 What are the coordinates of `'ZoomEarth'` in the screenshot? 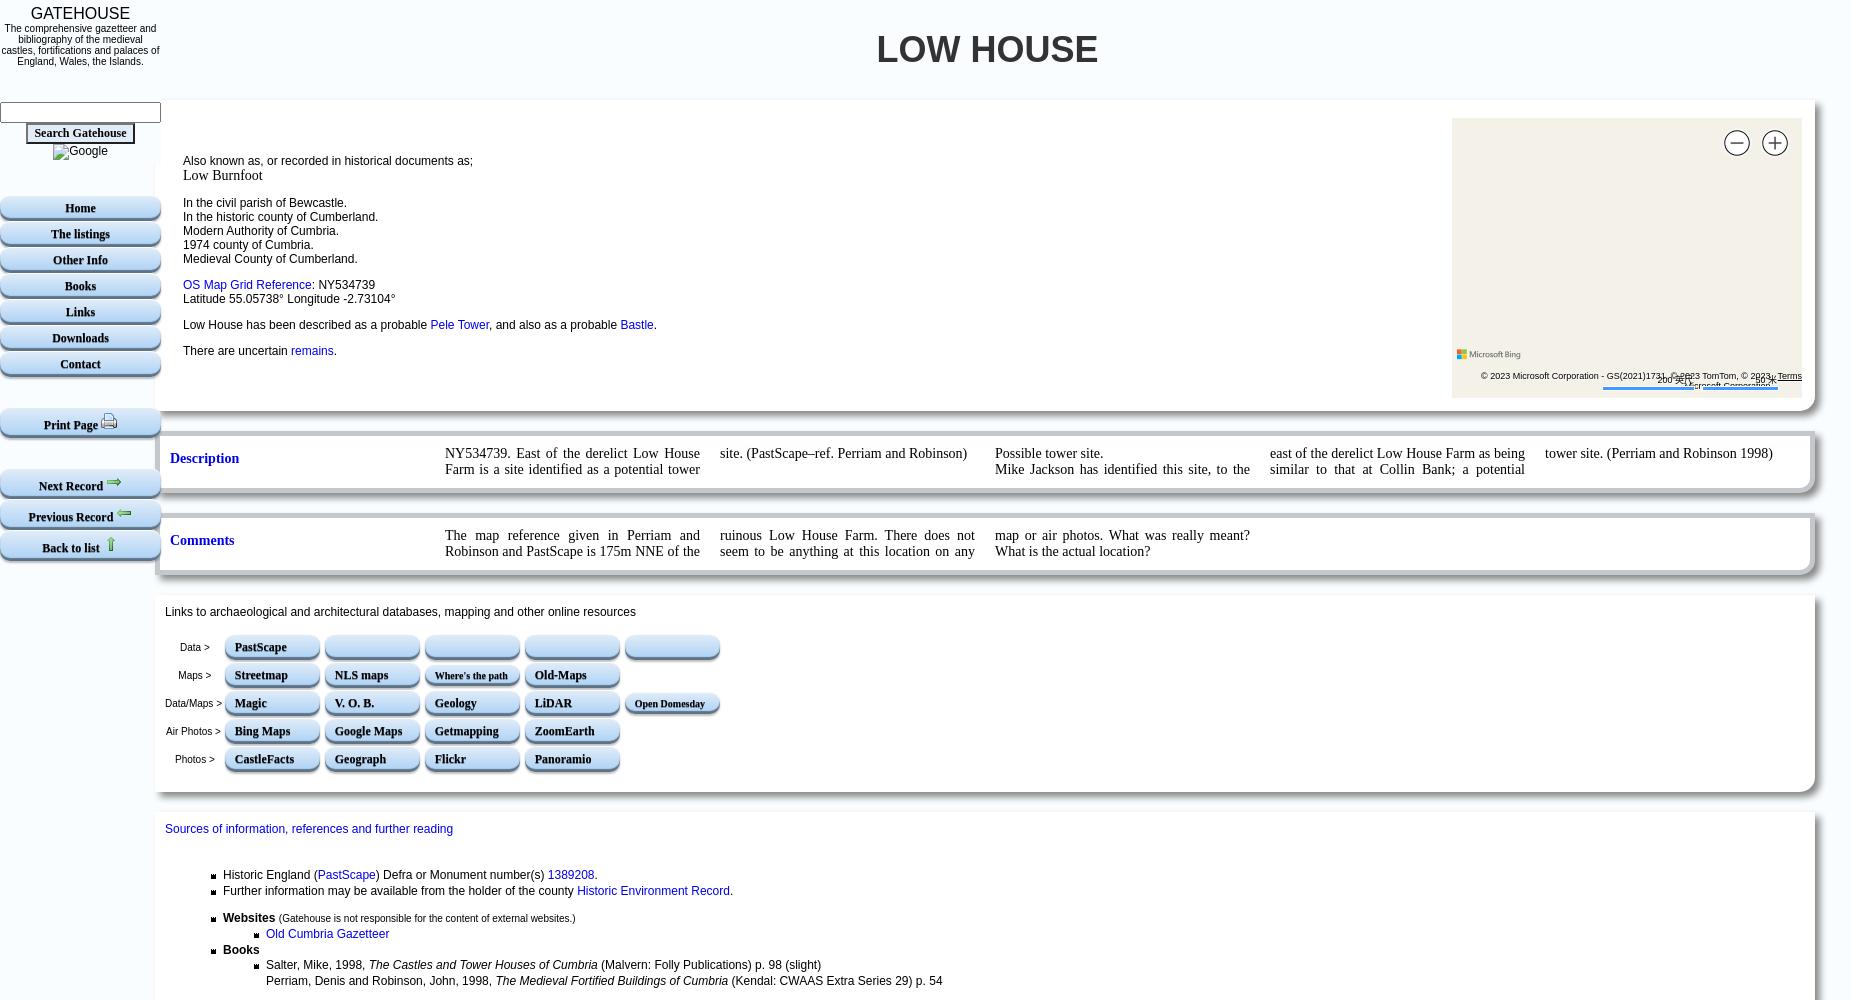 It's located at (564, 730).